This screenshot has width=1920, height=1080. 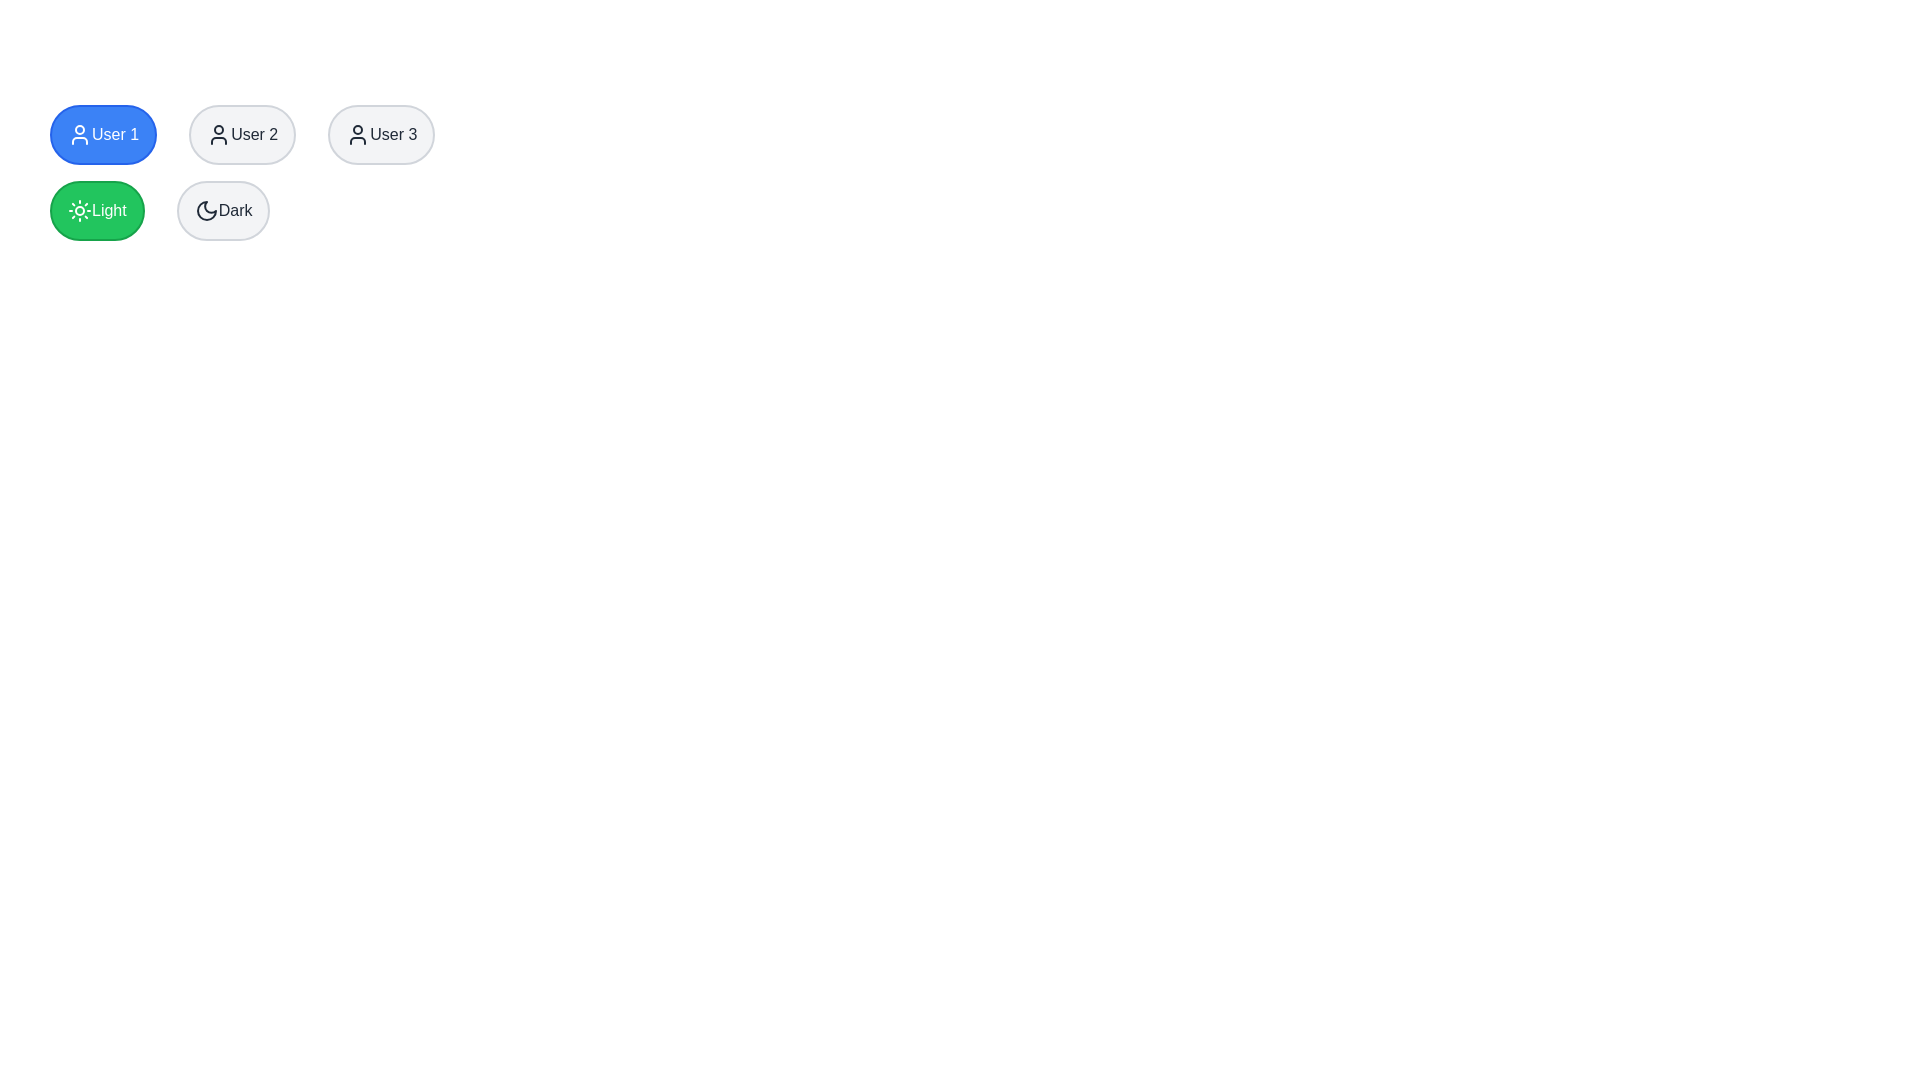 What do you see at coordinates (219, 135) in the screenshot?
I see `the user icon located within the button labeled 'User 2'` at bounding box center [219, 135].